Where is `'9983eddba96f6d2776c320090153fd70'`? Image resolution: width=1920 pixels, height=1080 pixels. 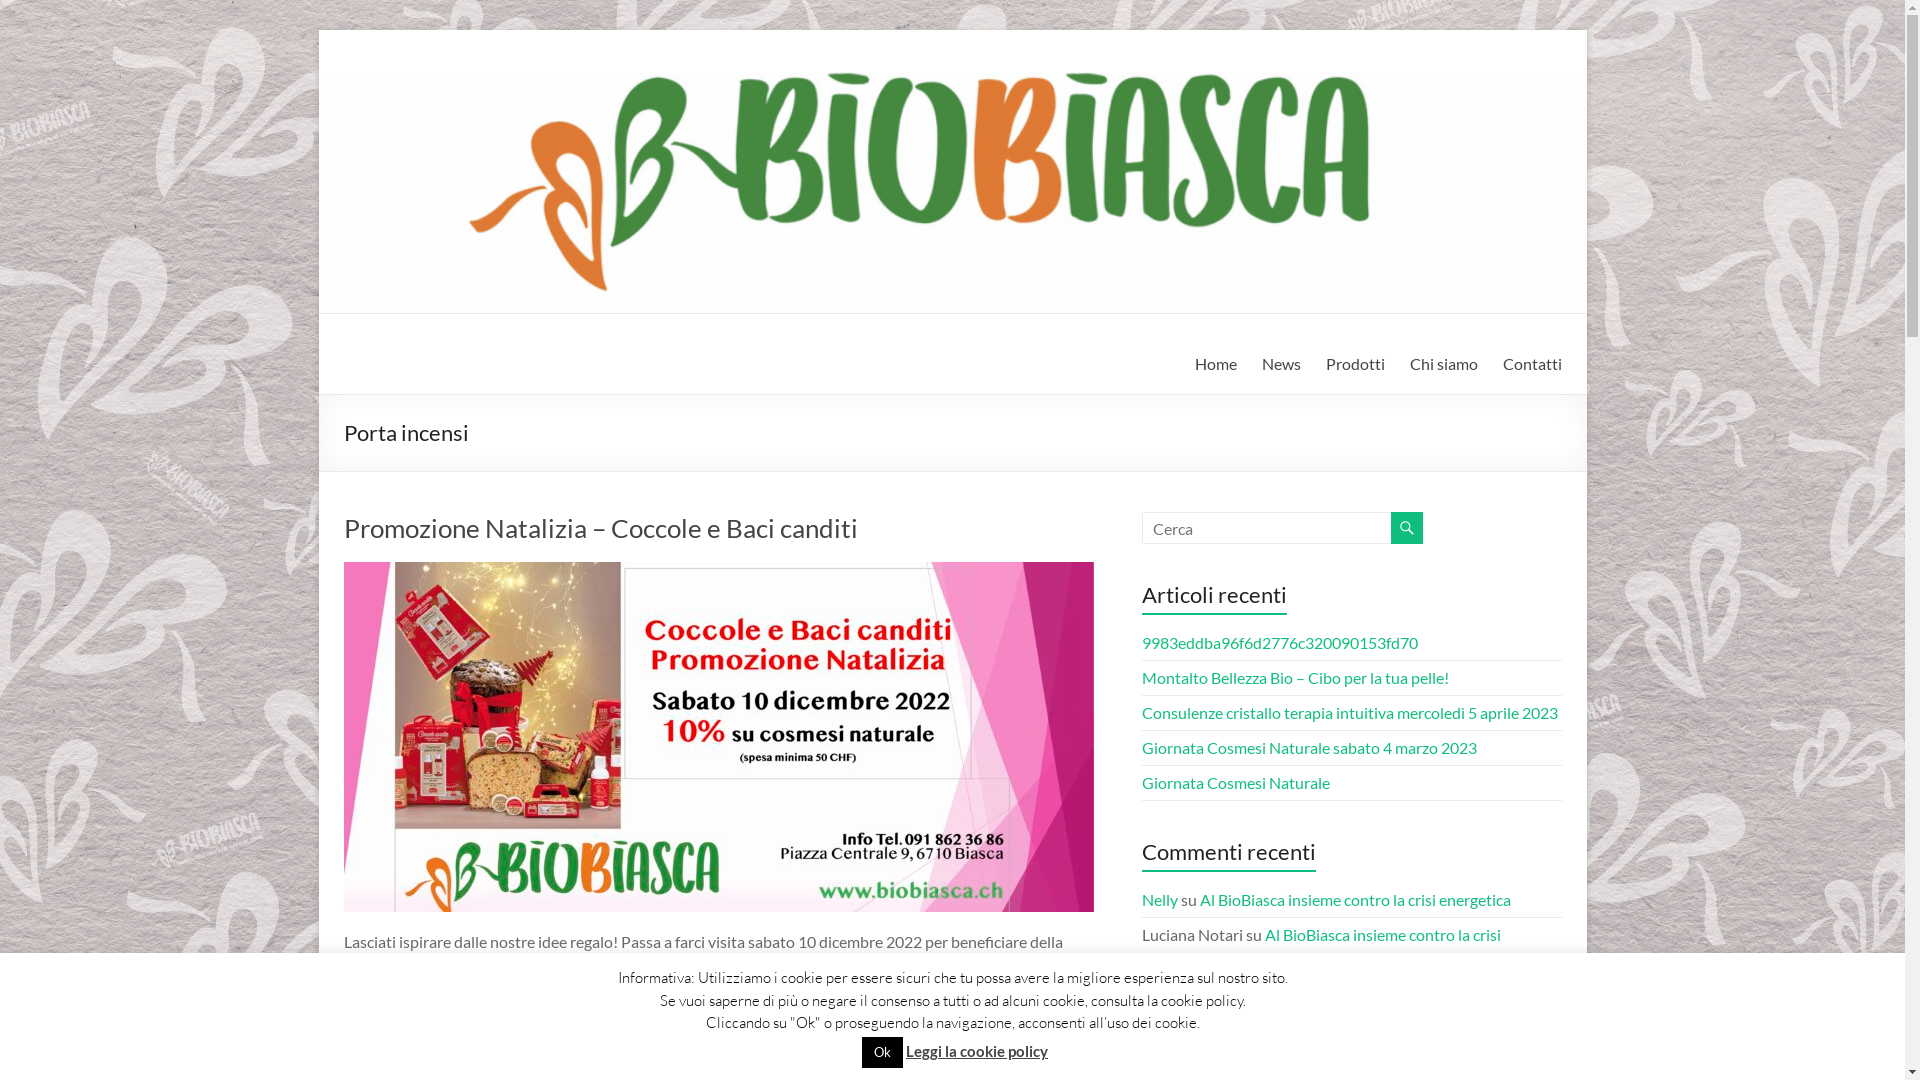
'9983eddba96f6d2776c320090153fd70' is located at coordinates (1280, 642).